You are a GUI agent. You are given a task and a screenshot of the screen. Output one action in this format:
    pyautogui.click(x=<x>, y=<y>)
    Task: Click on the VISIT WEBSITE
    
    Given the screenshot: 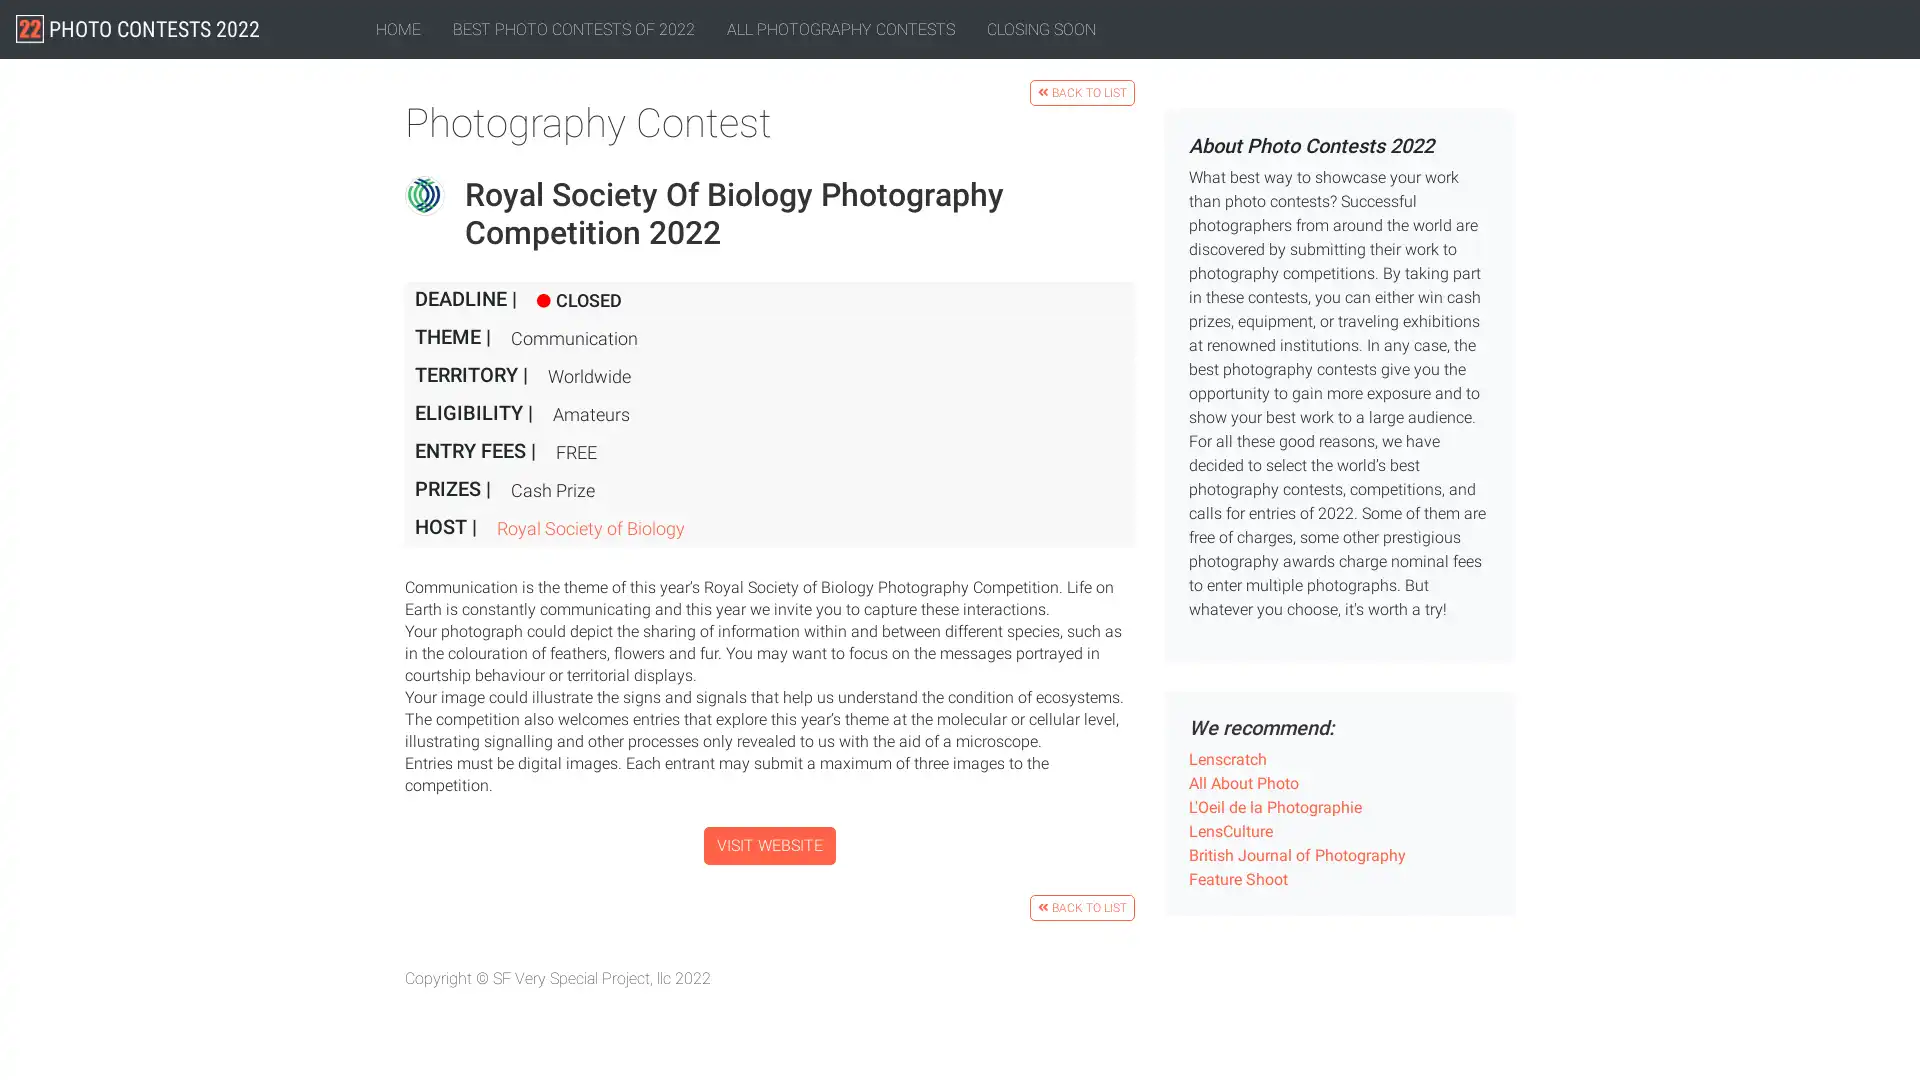 What is the action you would take?
    pyautogui.click(x=768, y=844)
    